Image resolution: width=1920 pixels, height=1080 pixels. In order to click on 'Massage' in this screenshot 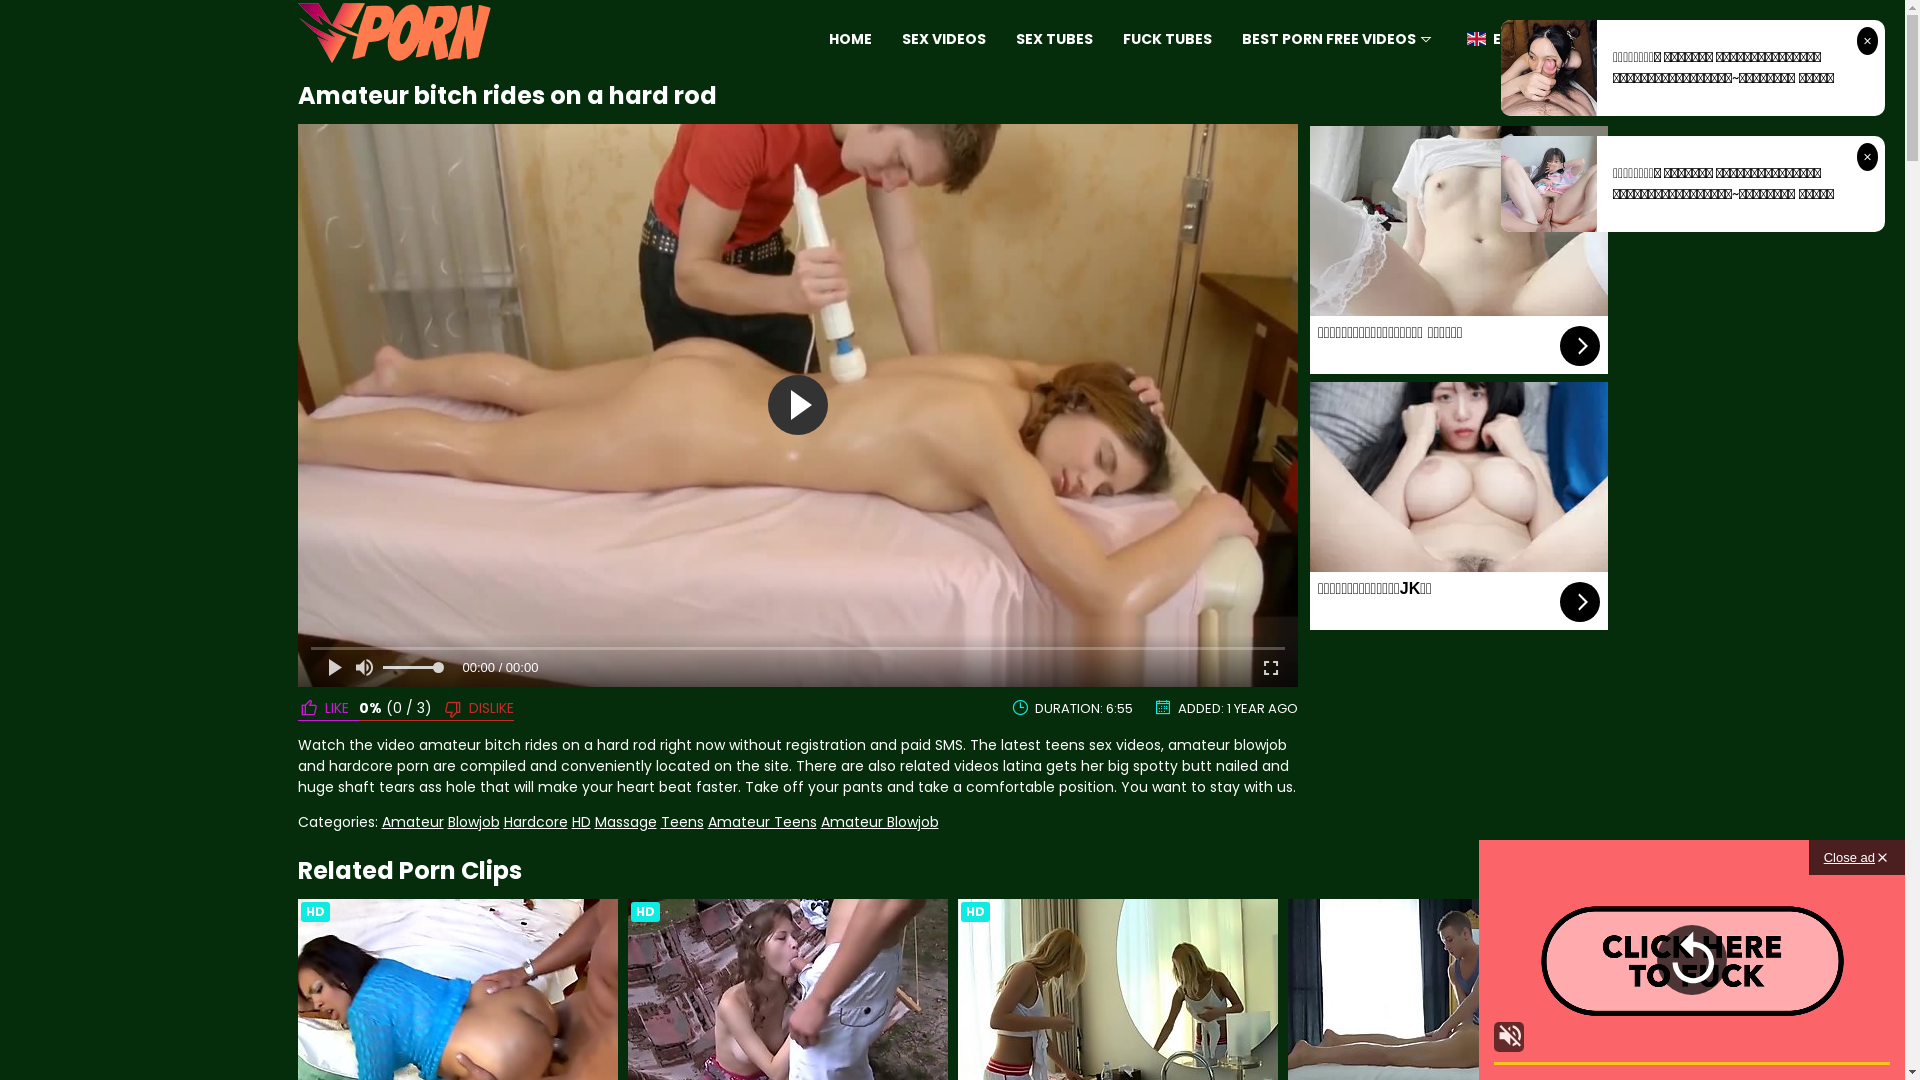, I will do `click(593, 821)`.